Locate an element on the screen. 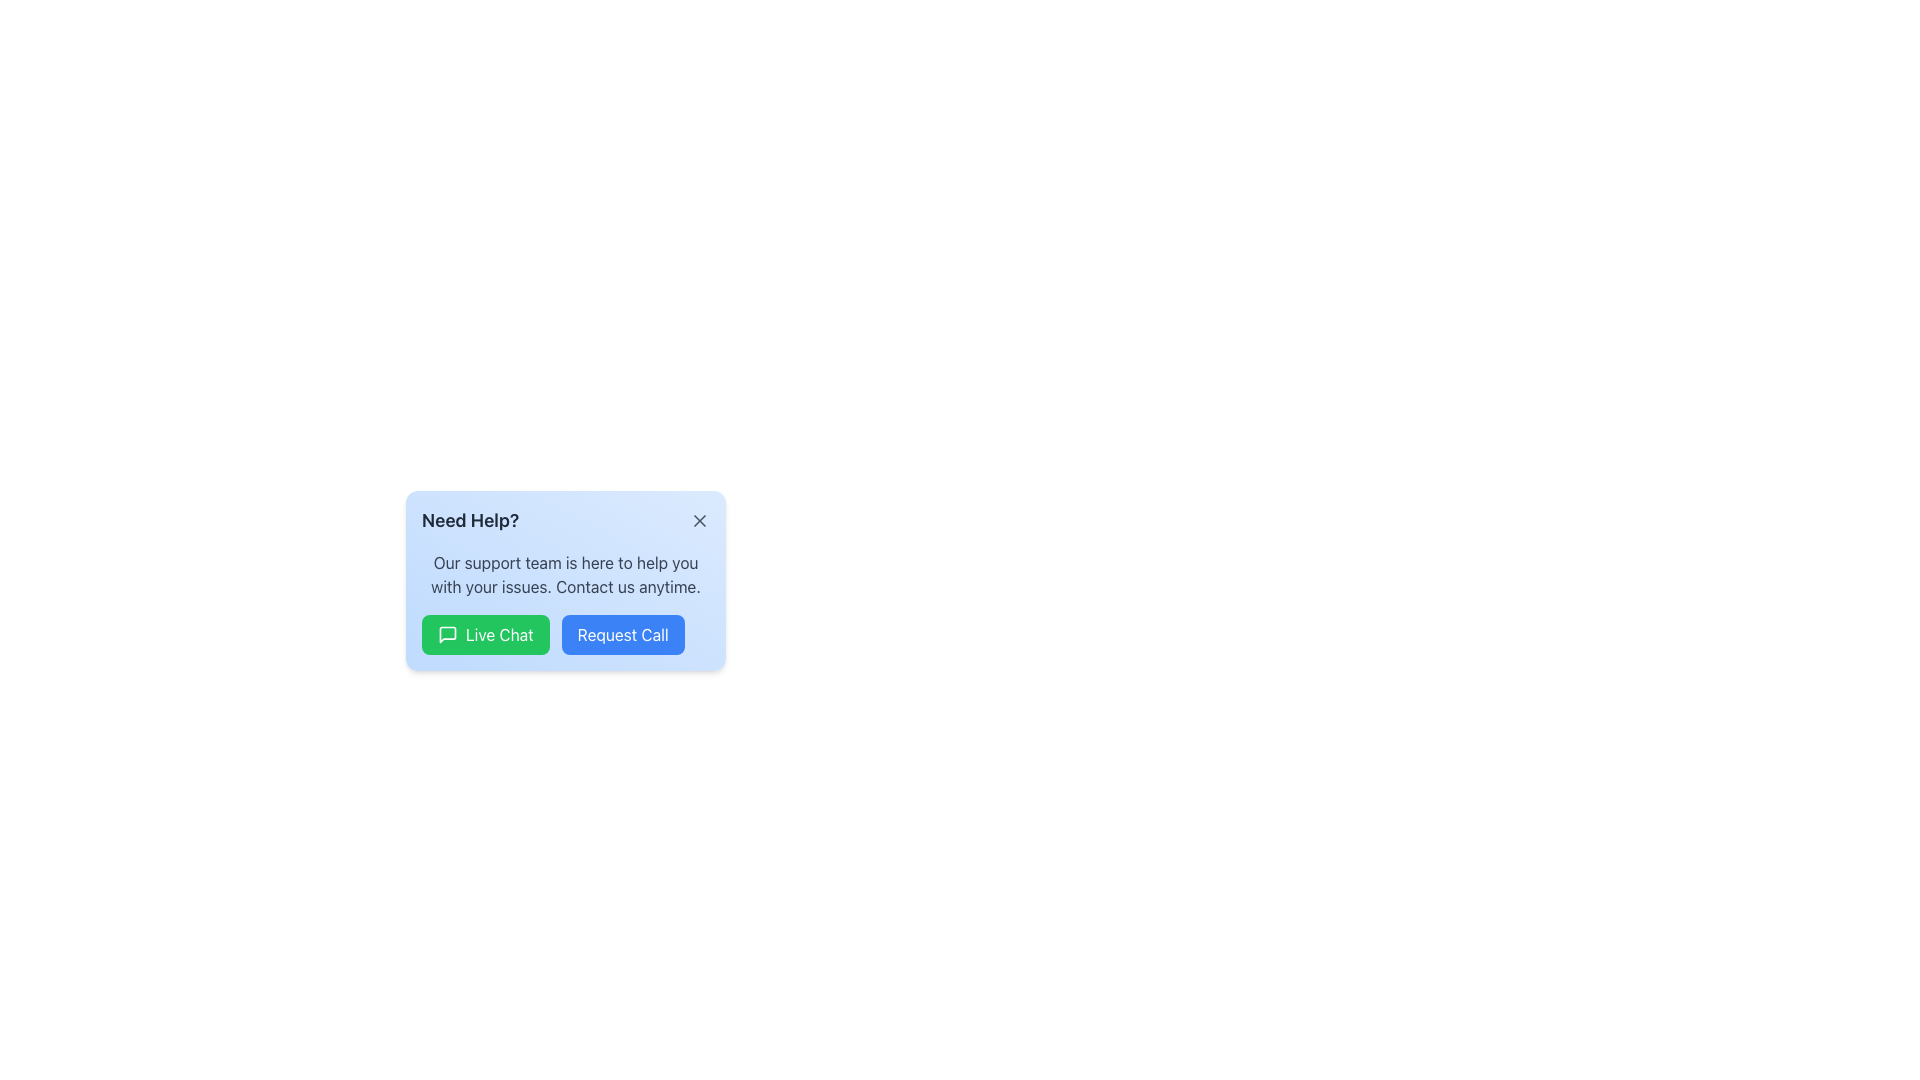 This screenshot has height=1080, width=1920. the small interactive 'X' button located in the top-right corner of the 'Need Help?' popup window is located at coordinates (700, 519).